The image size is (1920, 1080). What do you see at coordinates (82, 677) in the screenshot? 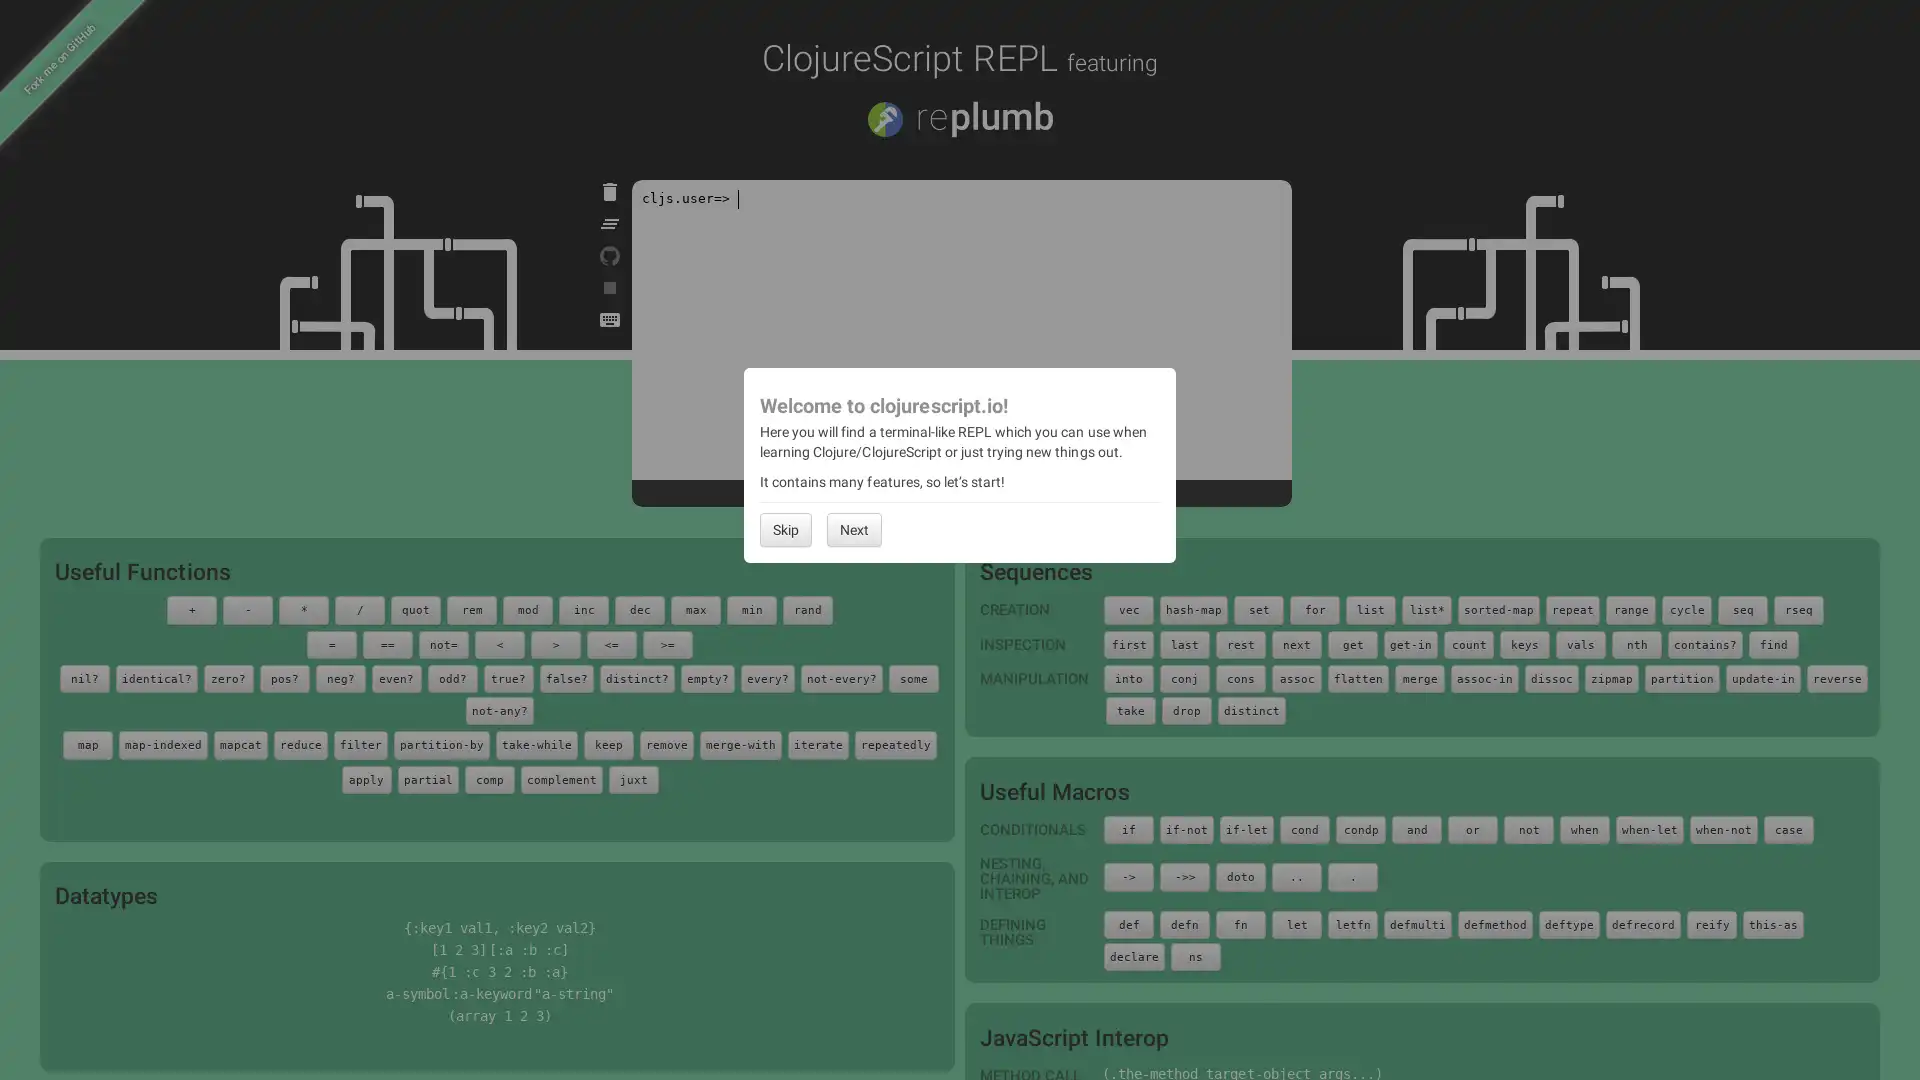
I see `nil?` at bounding box center [82, 677].